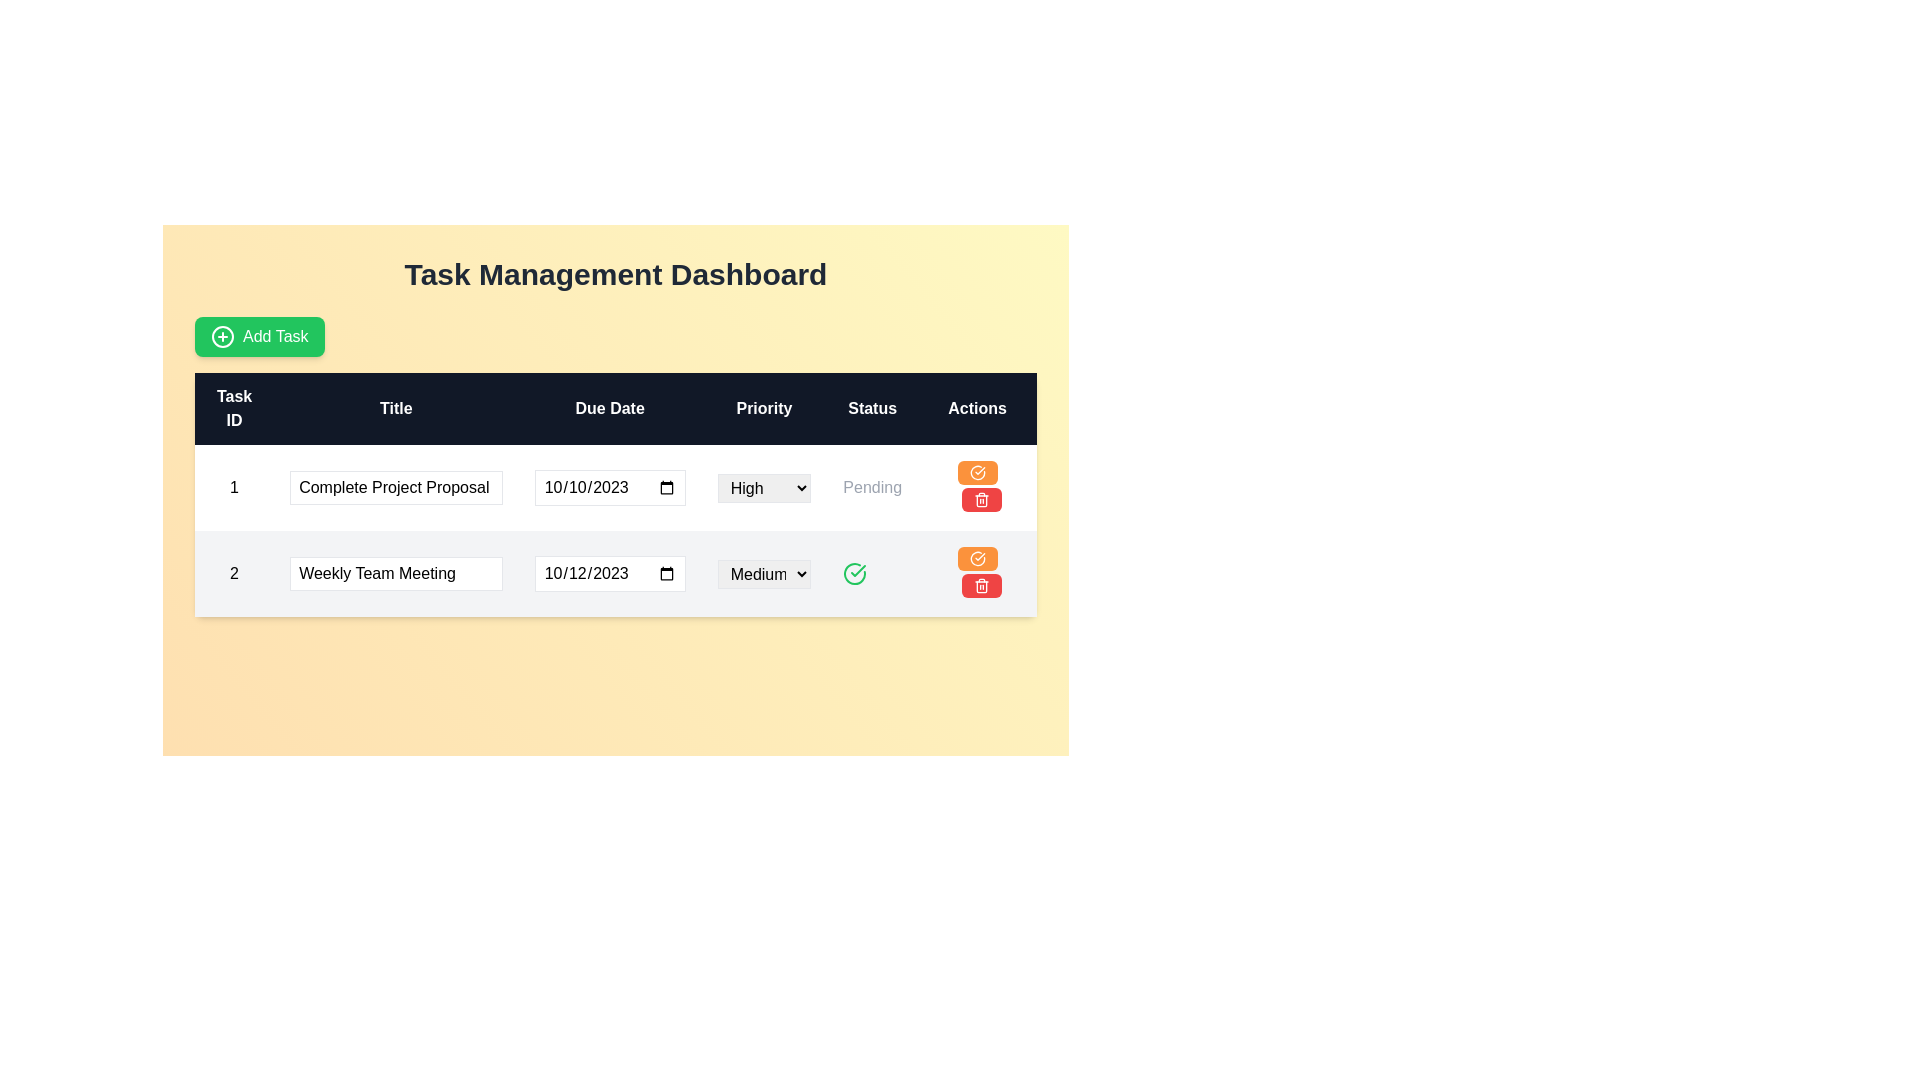 The width and height of the screenshot is (1920, 1080). Describe the element at coordinates (977, 407) in the screenshot. I see `the 'Actions' column header in the task management table, which indicates the purpose of the content below it and is located at the far right next to the 'Status' column header` at that location.